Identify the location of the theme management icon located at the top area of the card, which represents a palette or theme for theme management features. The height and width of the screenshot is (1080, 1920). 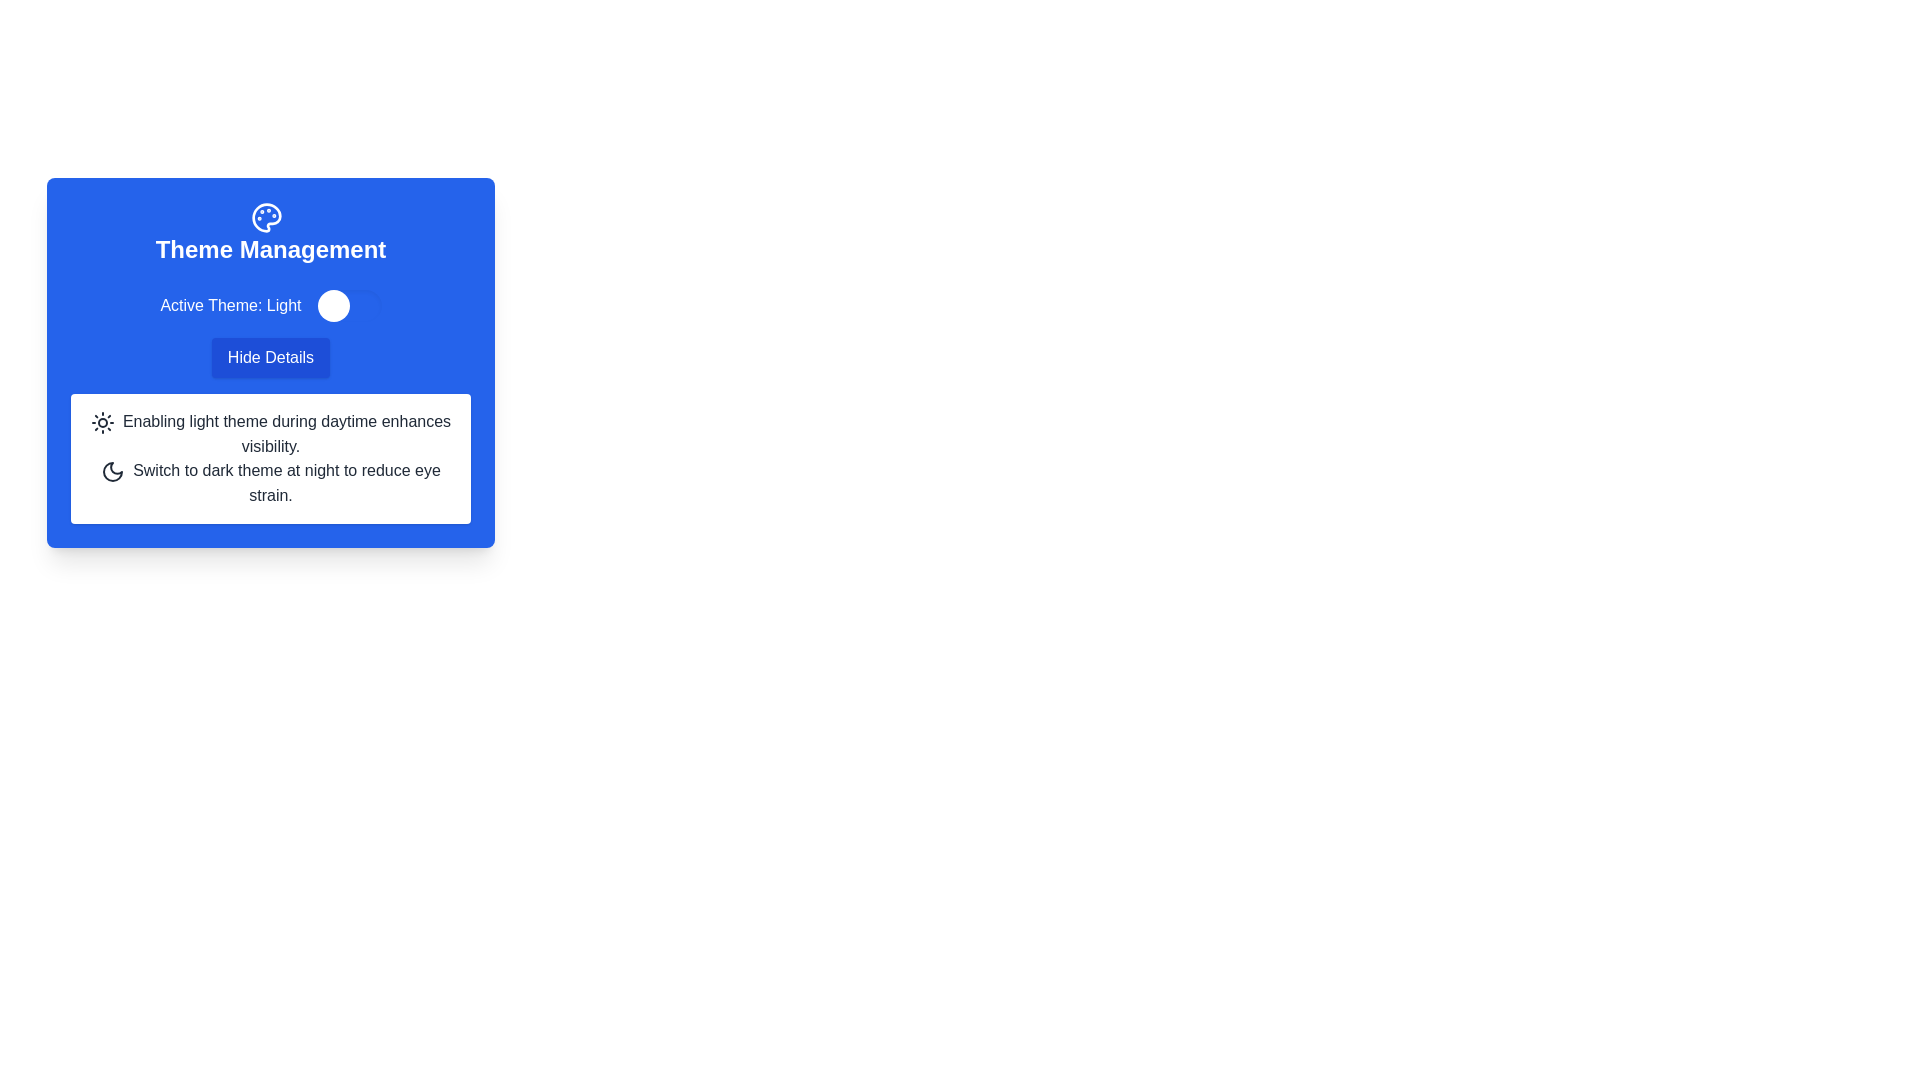
(266, 218).